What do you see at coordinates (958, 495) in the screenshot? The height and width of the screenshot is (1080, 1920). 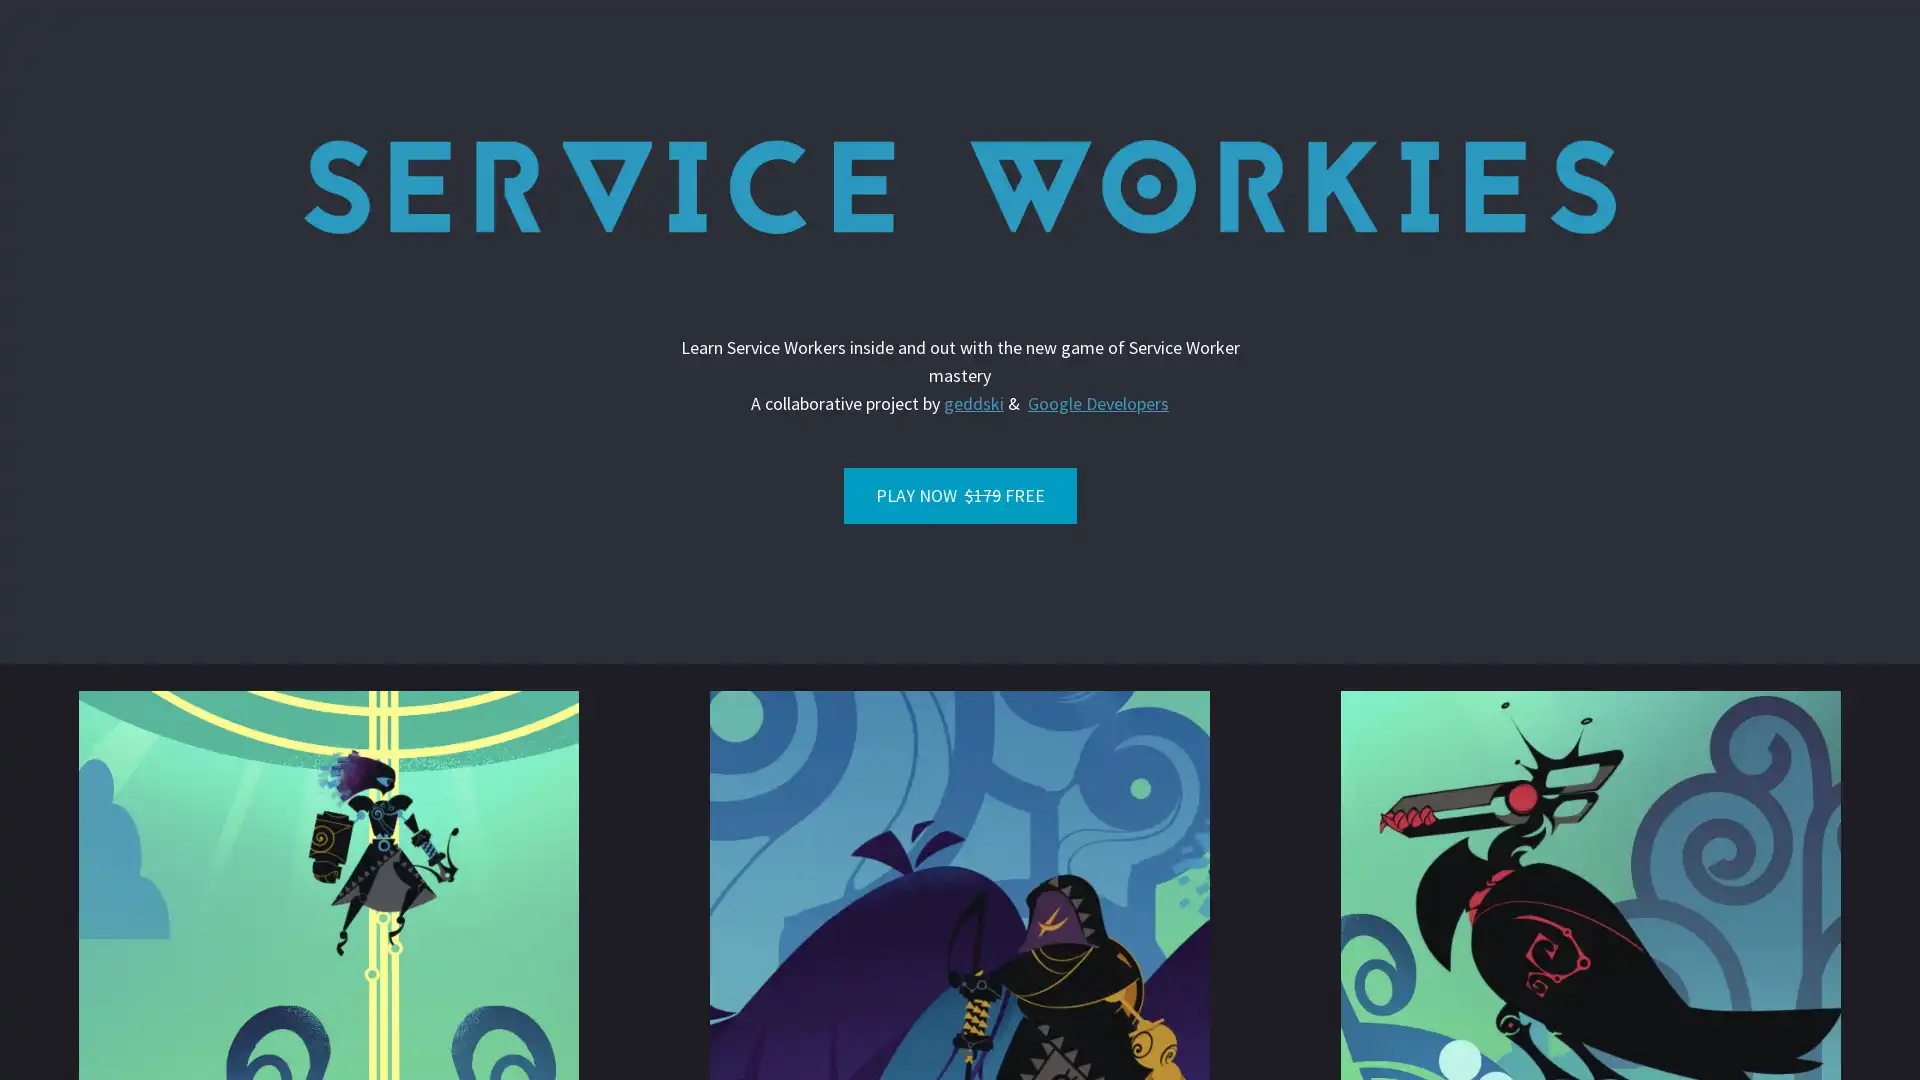 I see `PLAY NOW  $179 FREE` at bounding box center [958, 495].